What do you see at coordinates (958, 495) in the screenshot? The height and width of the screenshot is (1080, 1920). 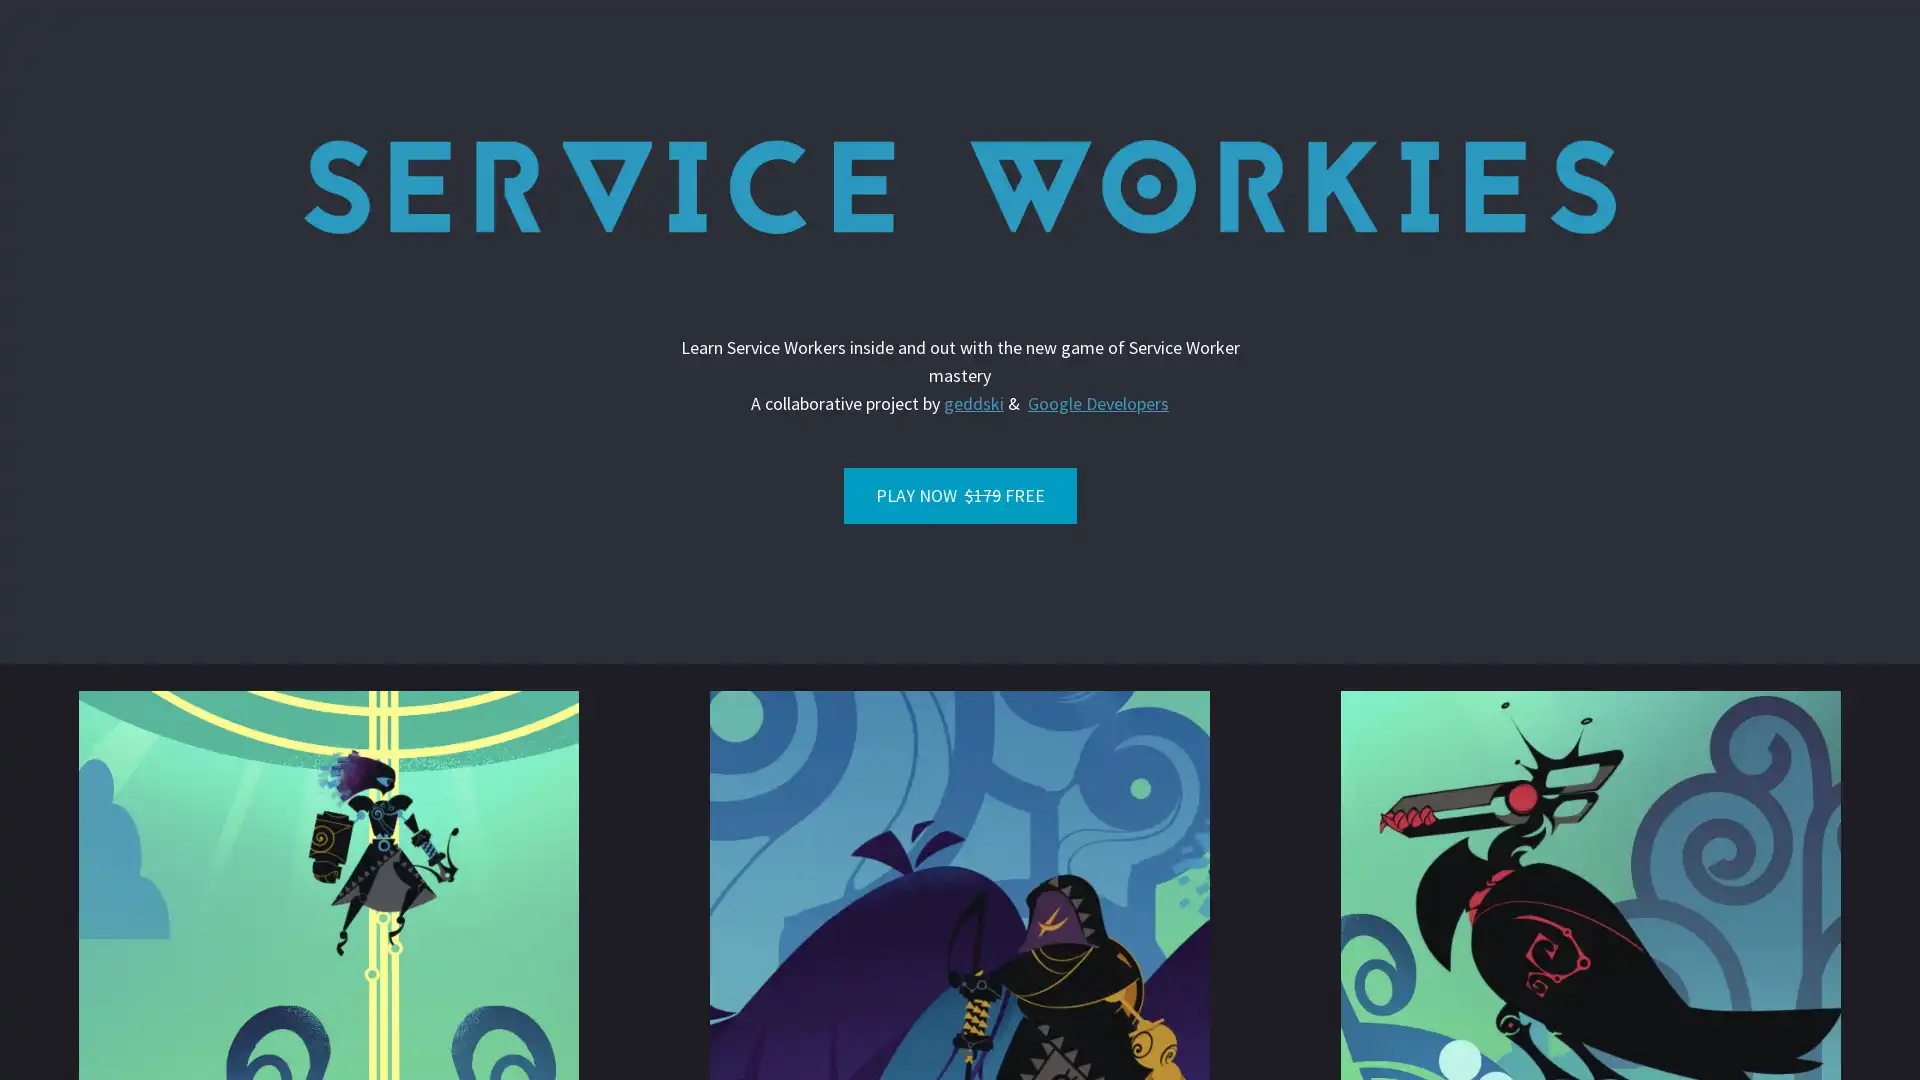 I see `PLAY NOW  $179 FREE` at bounding box center [958, 495].